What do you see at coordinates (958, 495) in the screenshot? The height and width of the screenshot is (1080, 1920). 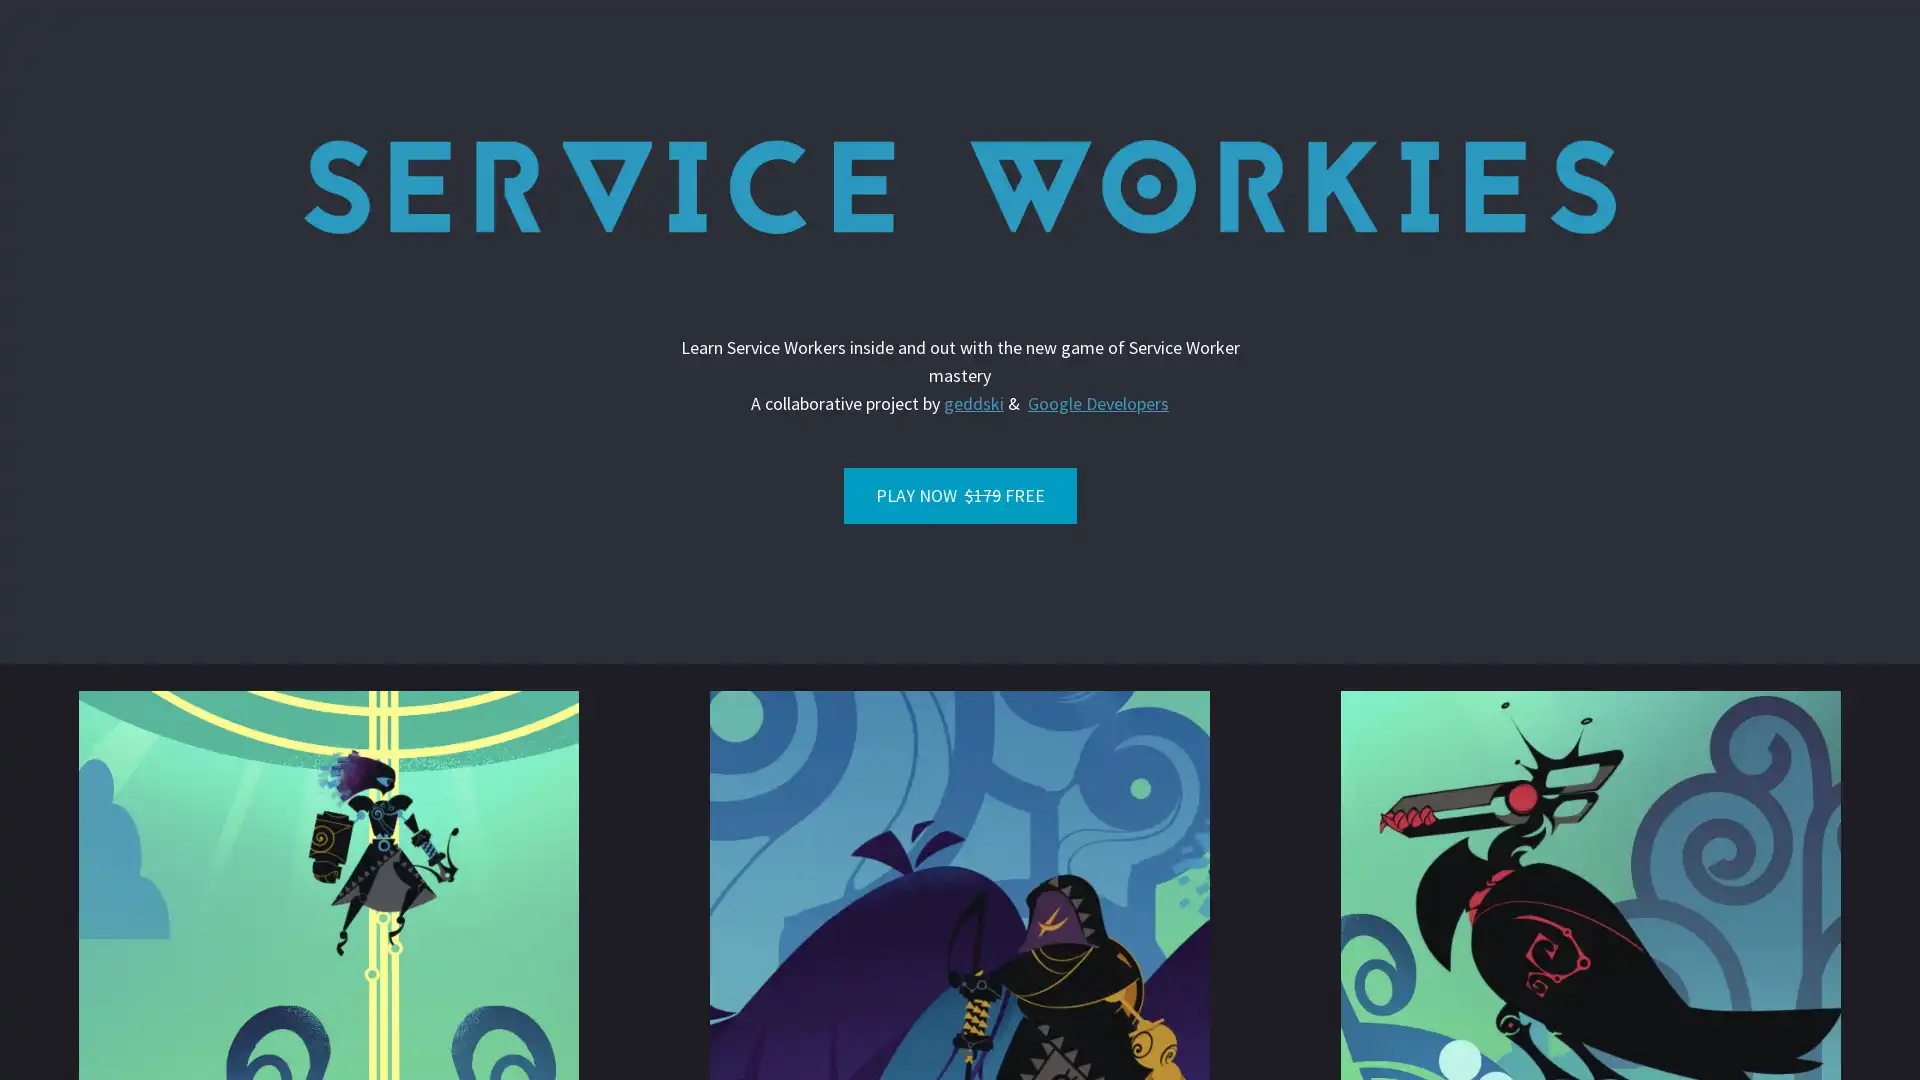 I see `PLAY NOW  $179 FREE` at bounding box center [958, 495].